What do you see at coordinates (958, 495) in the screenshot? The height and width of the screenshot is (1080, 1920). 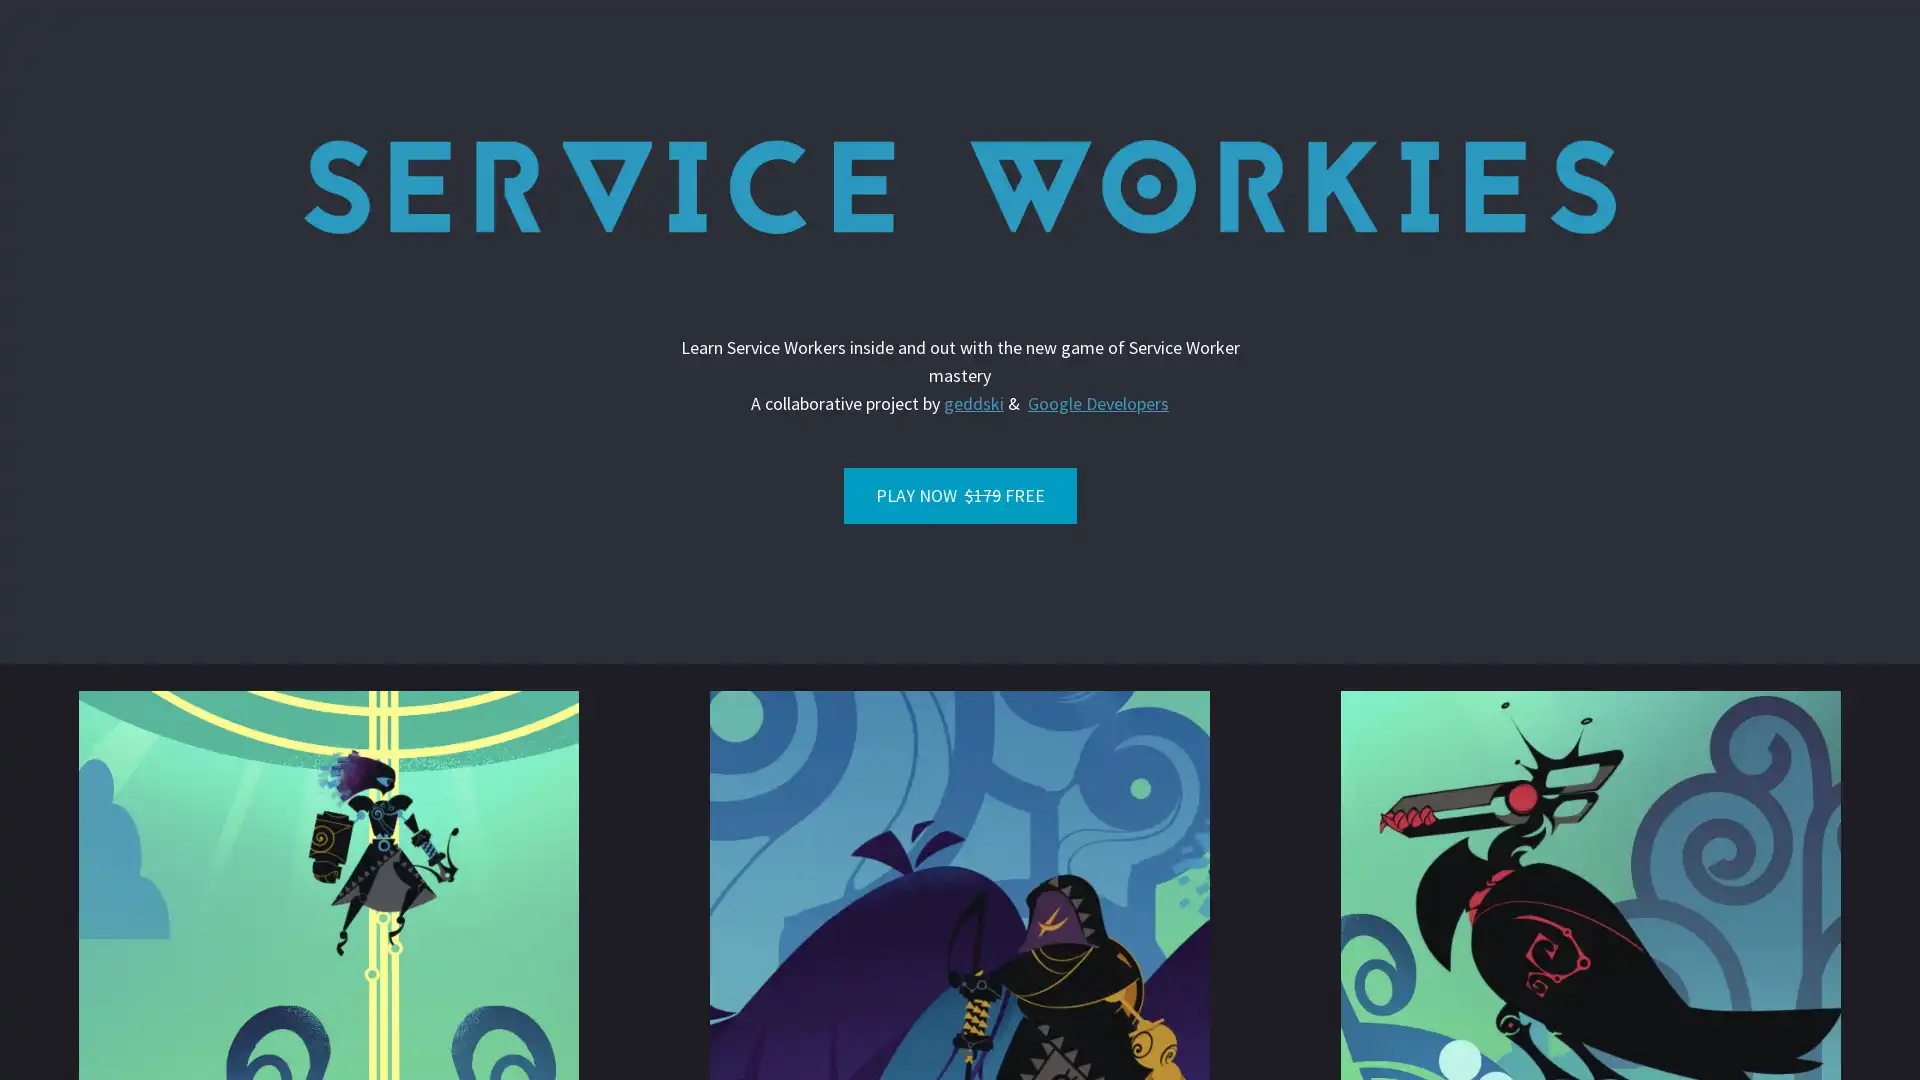 I see `PLAY NOW  $179 FREE` at bounding box center [958, 495].